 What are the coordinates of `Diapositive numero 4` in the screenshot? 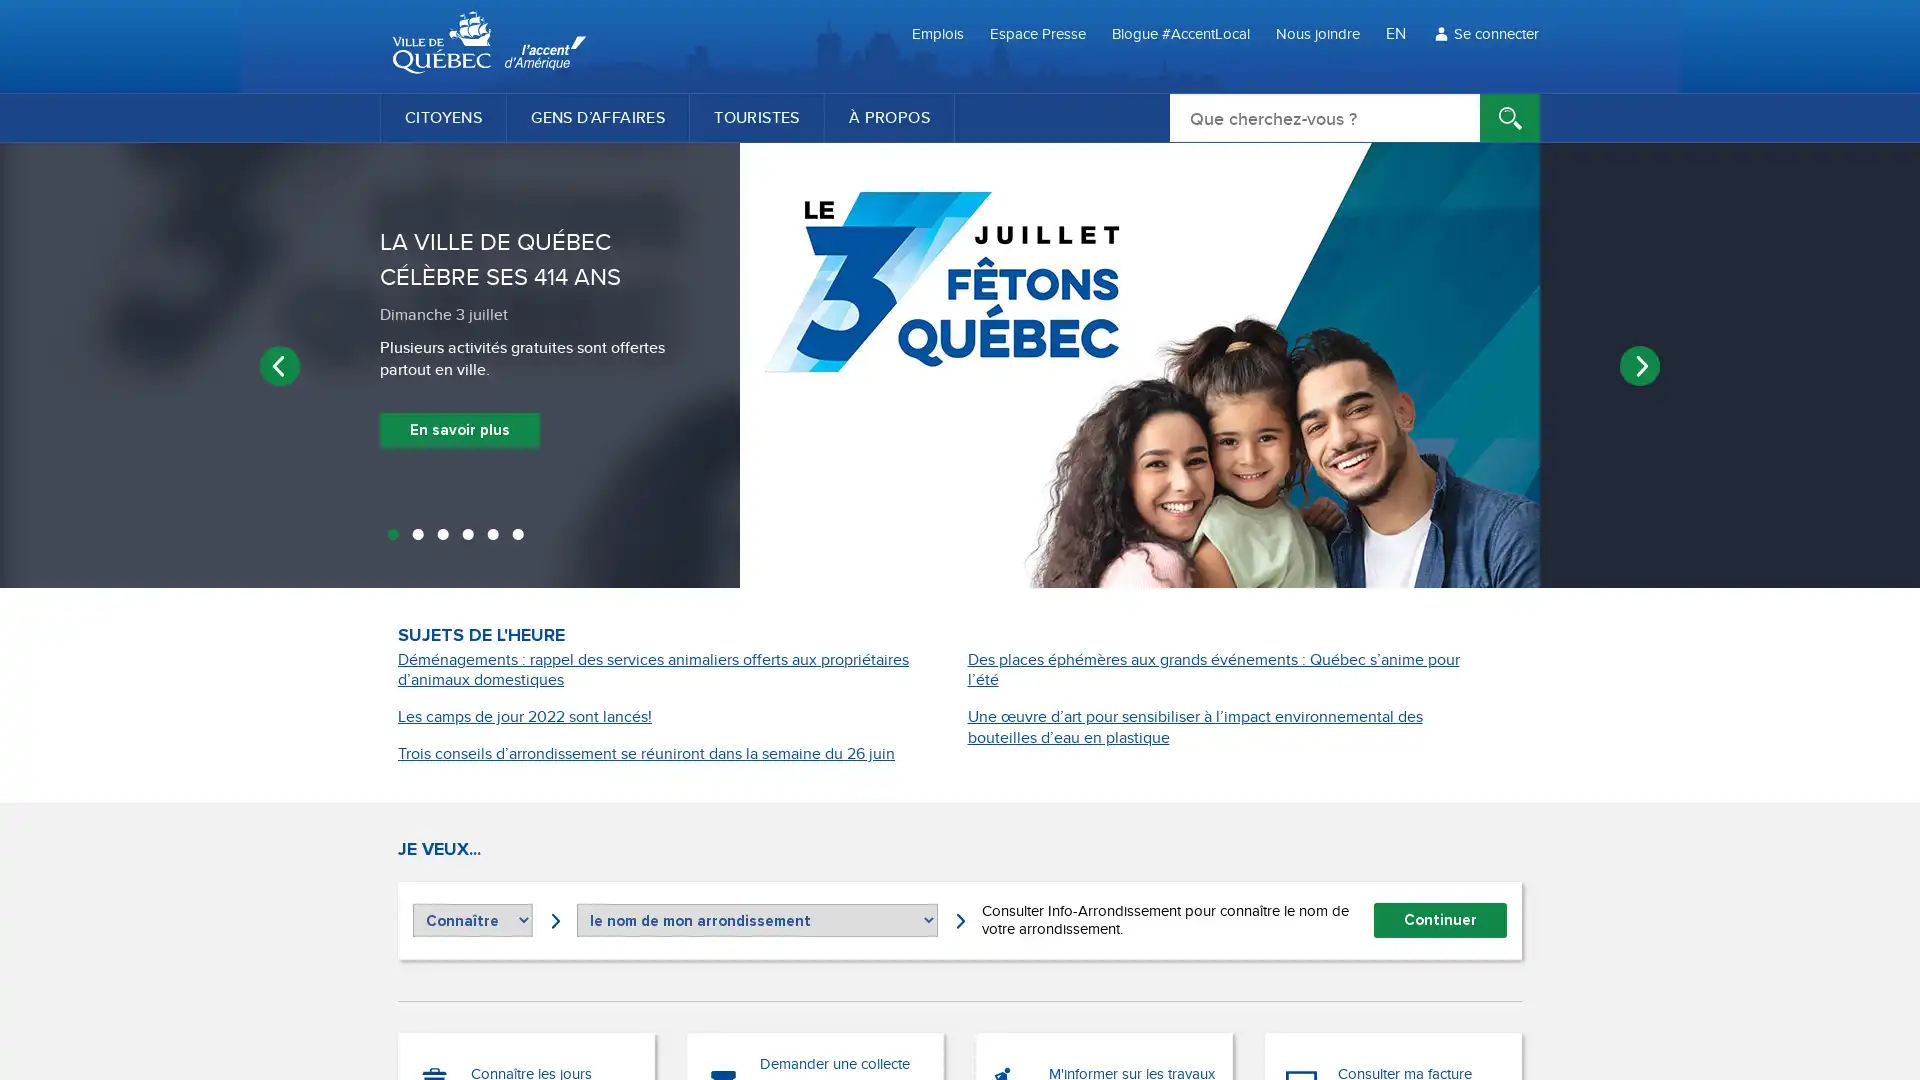 It's located at (466, 535).